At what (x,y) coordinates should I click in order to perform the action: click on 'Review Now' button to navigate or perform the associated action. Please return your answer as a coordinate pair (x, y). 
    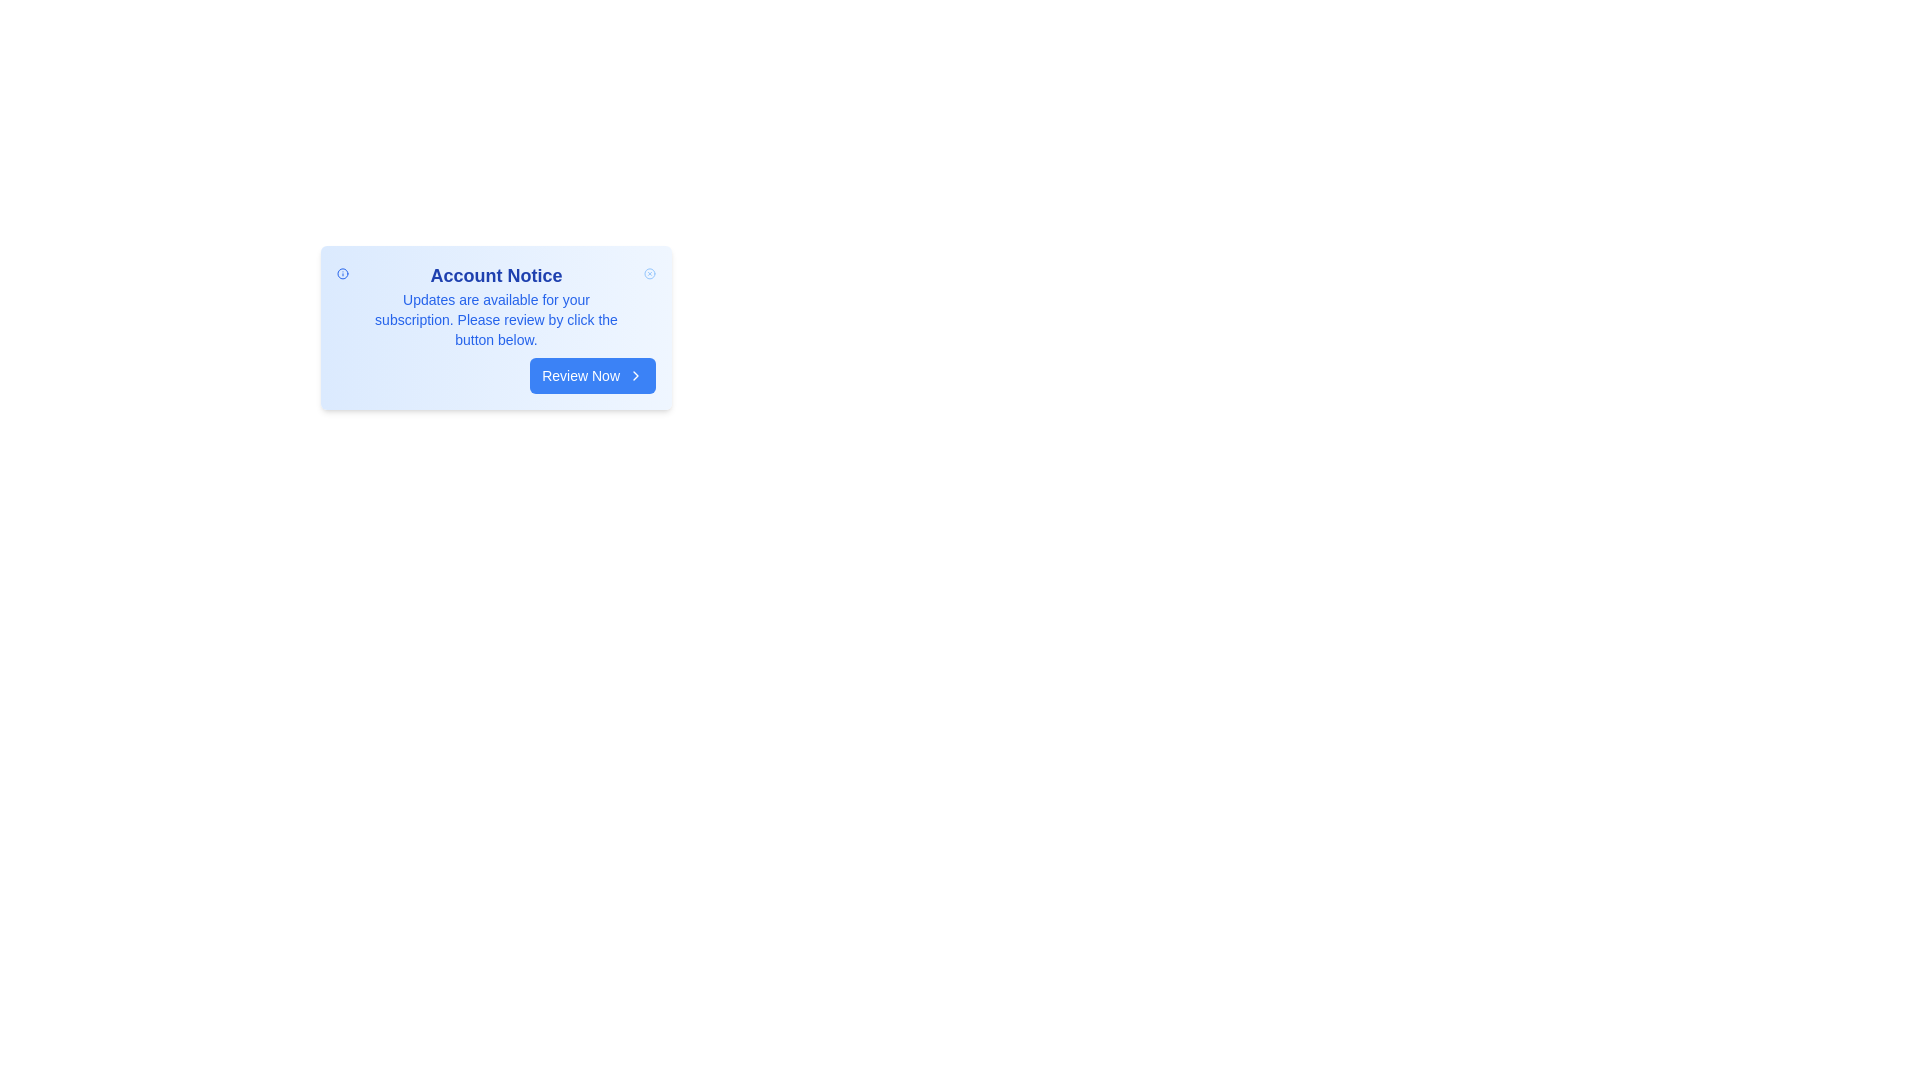
    Looking at the image, I should click on (592, 375).